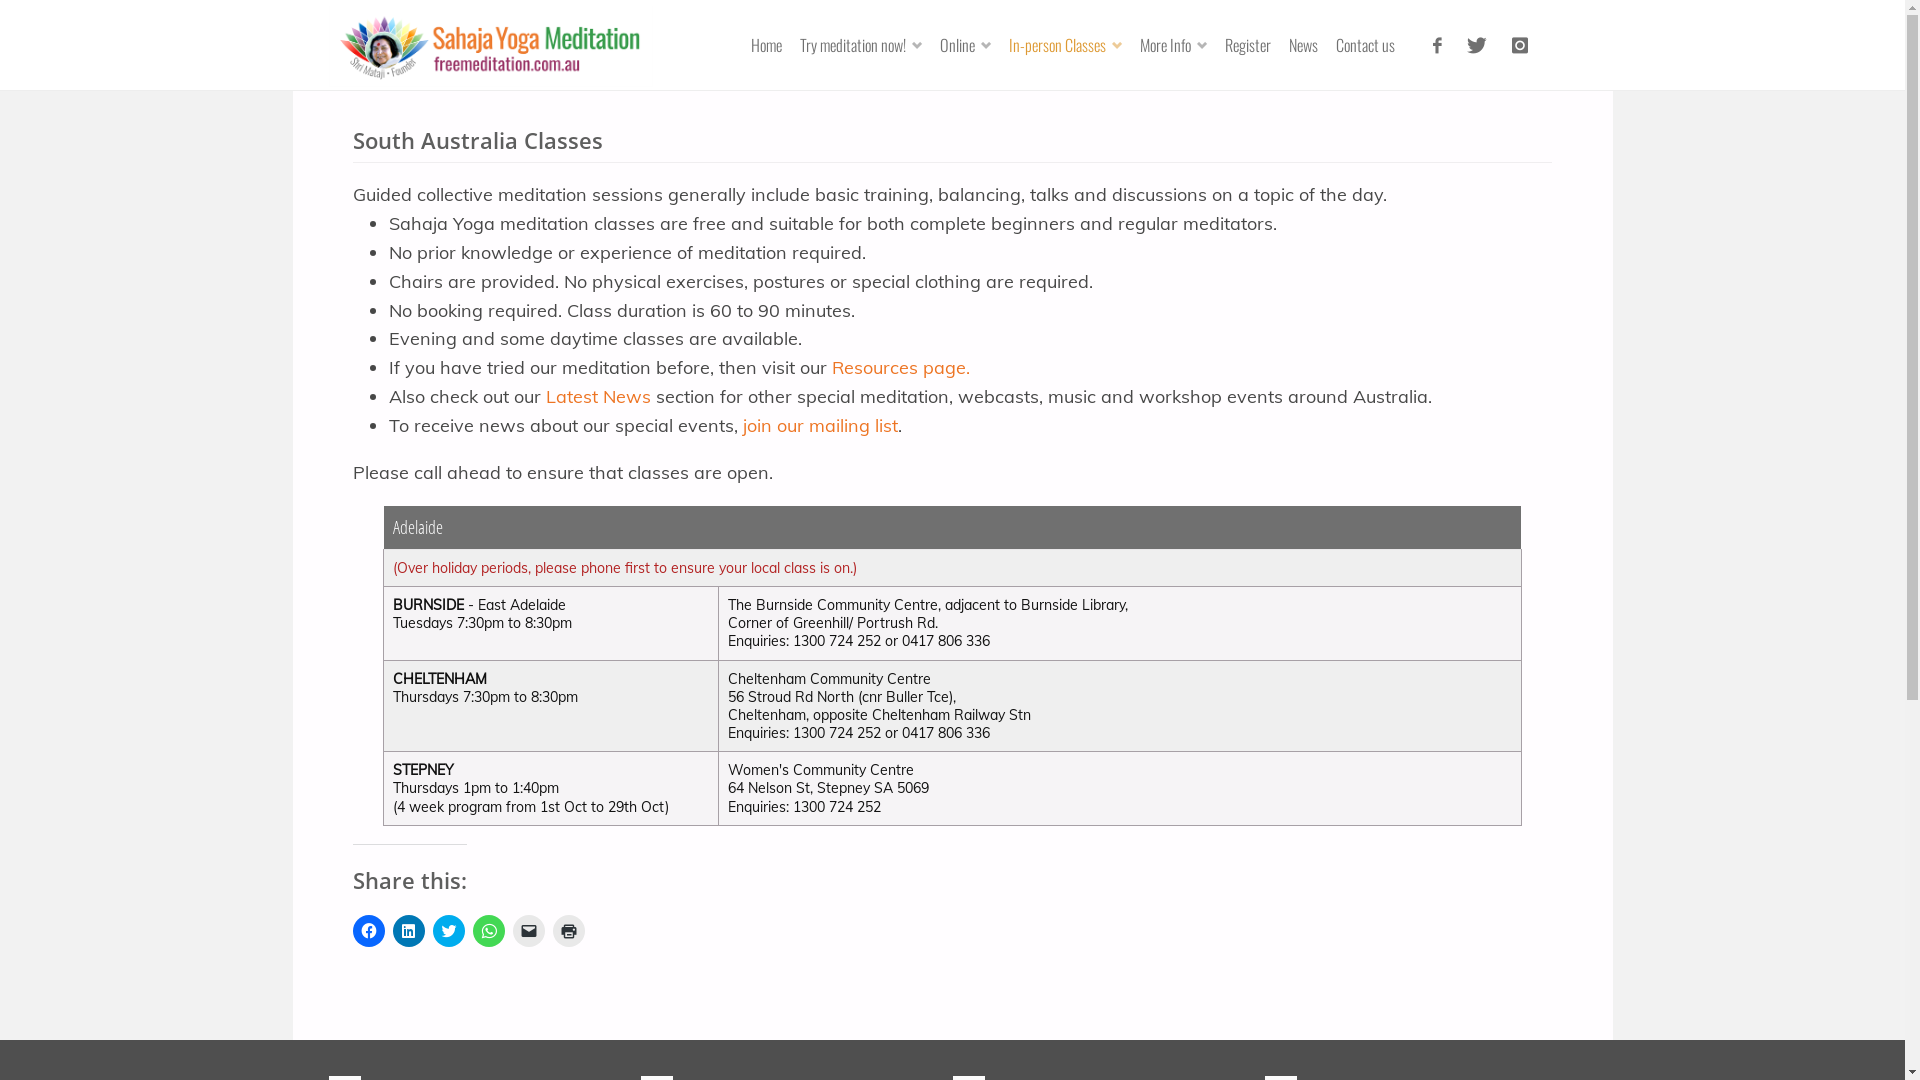  What do you see at coordinates (900, 367) in the screenshot?
I see `'Resources page.'` at bounding box center [900, 367].